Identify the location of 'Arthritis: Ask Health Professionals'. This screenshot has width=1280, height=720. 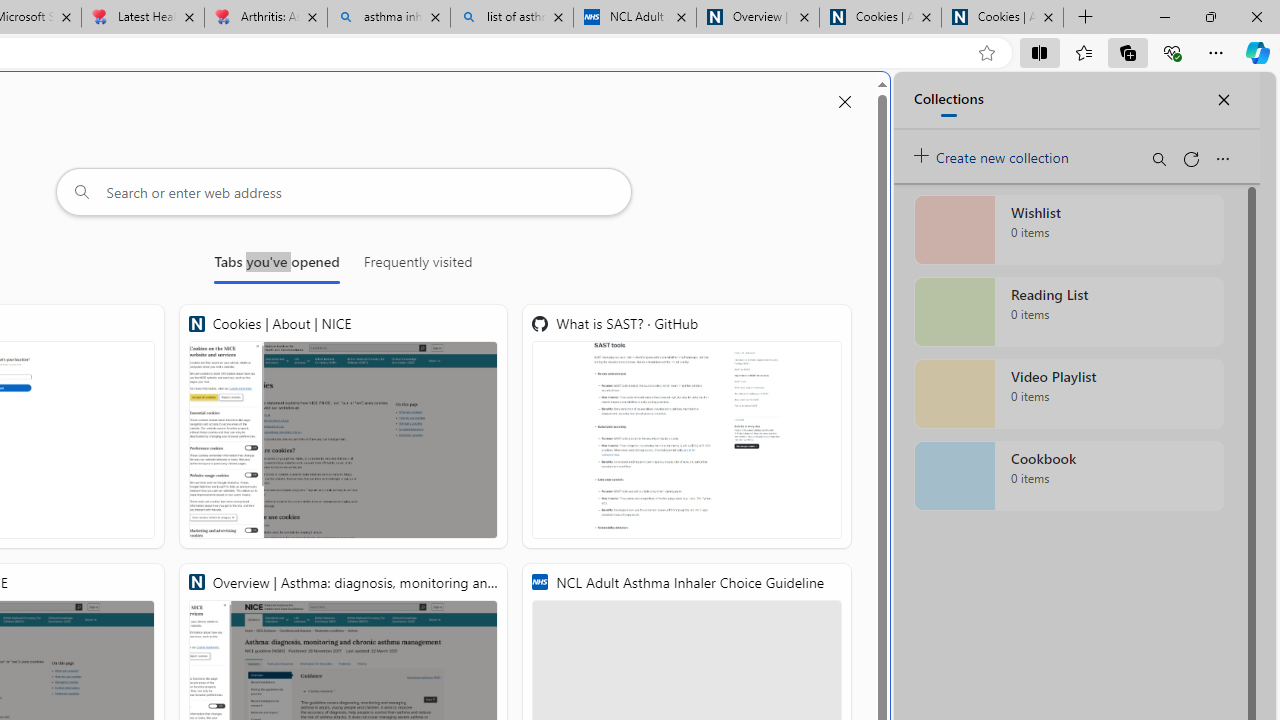
(264, 17).